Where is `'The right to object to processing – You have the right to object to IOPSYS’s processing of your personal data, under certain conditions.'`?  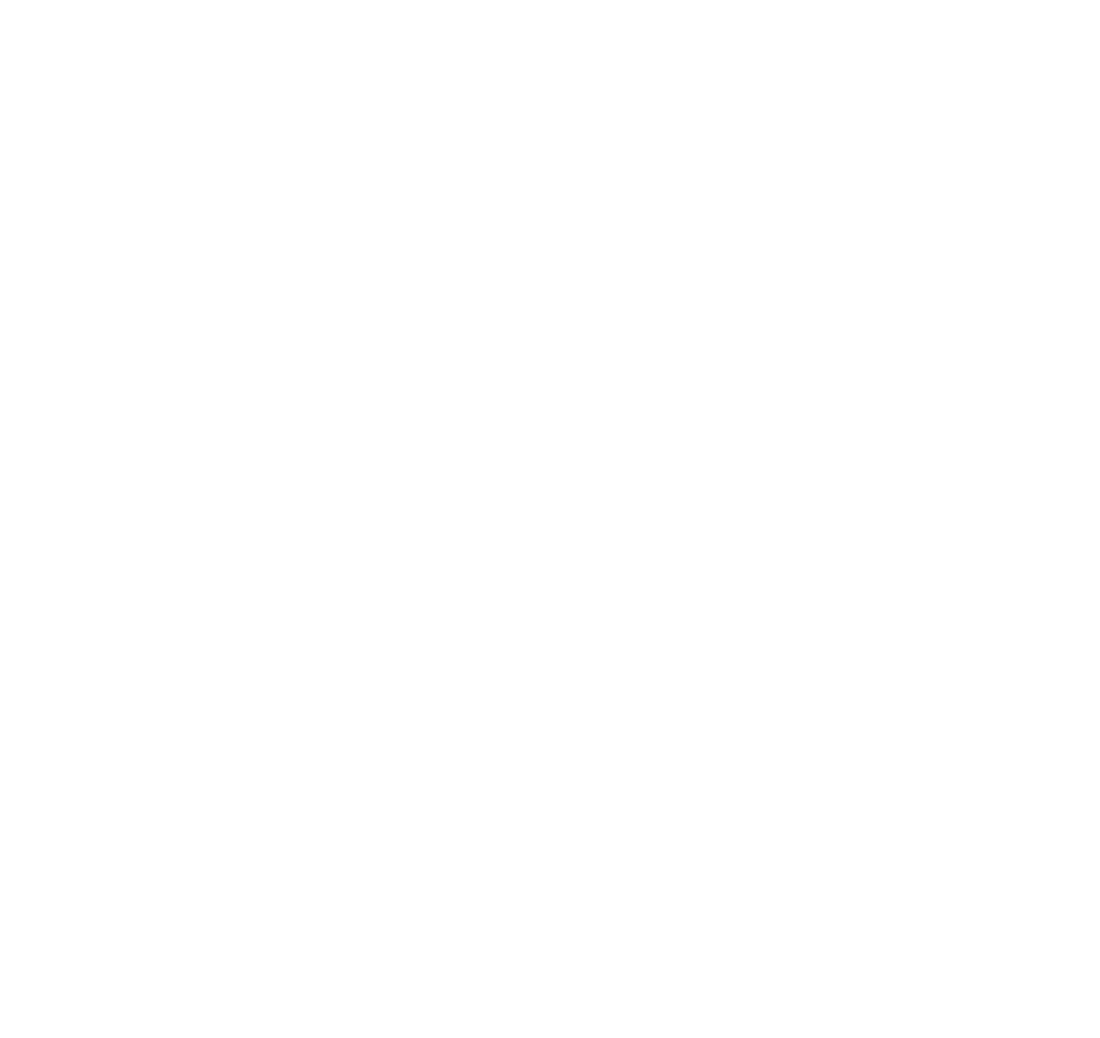 'The right to object to processing – You have the right to object to IOPSYS’s processing of your personal data, under certain conditions.' is located at coordinates (538, 274).